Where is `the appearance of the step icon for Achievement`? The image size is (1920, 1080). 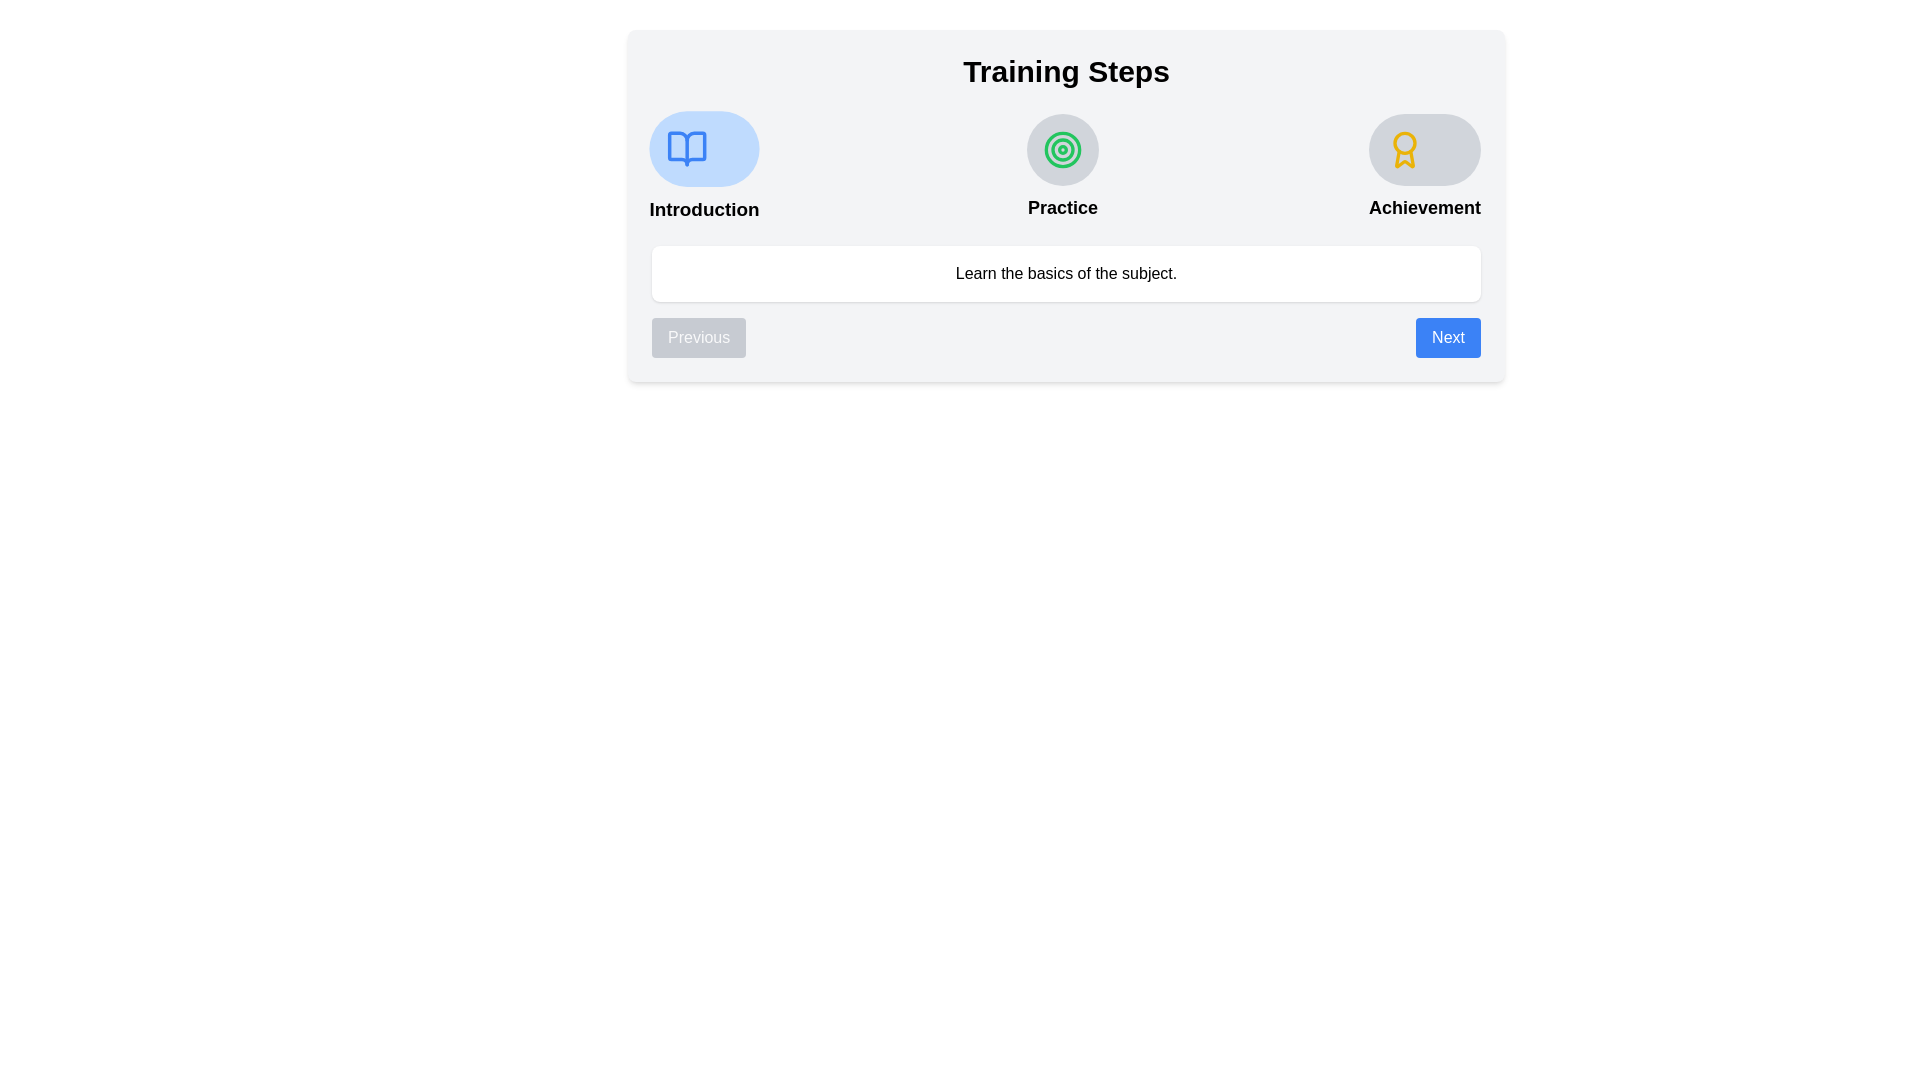
the appearance of the step icon for Achievement is located at coordinates (1424, 149).